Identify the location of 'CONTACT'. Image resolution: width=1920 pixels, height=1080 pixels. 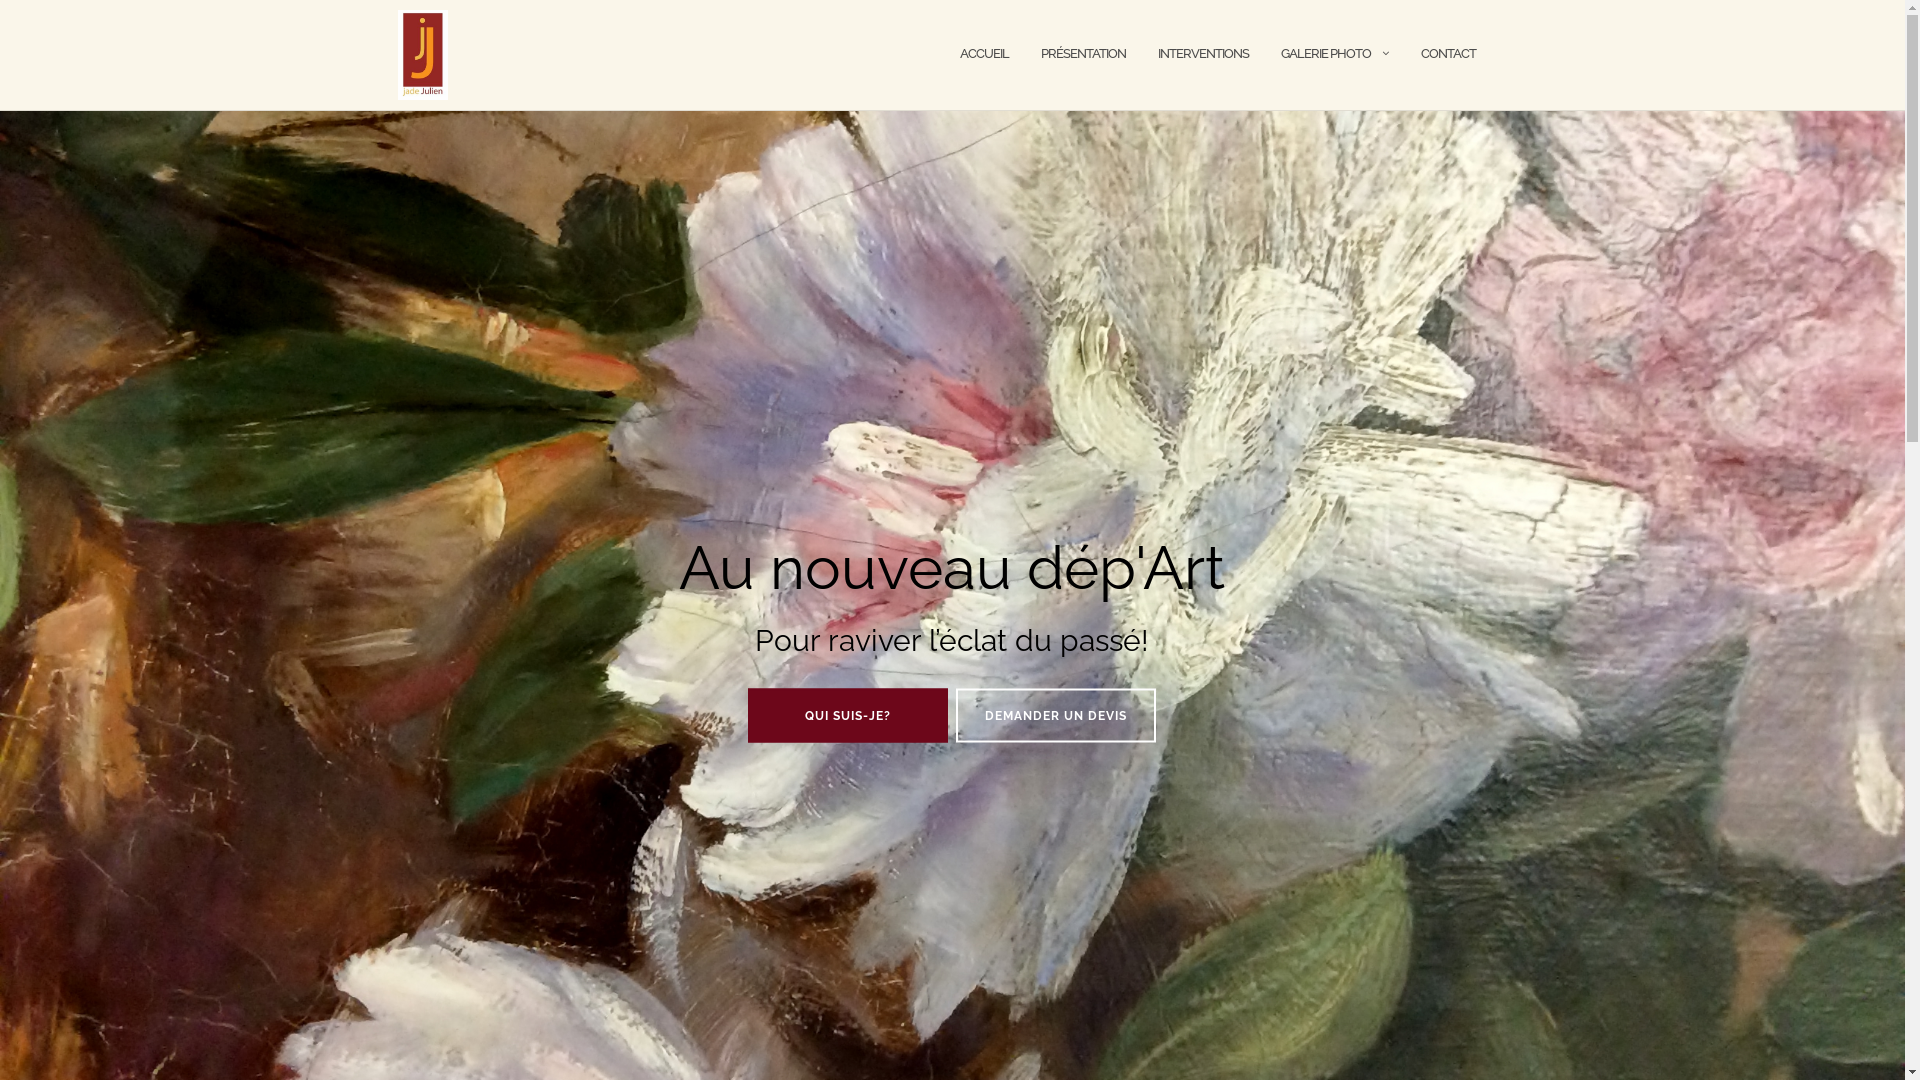
(1419, 53).